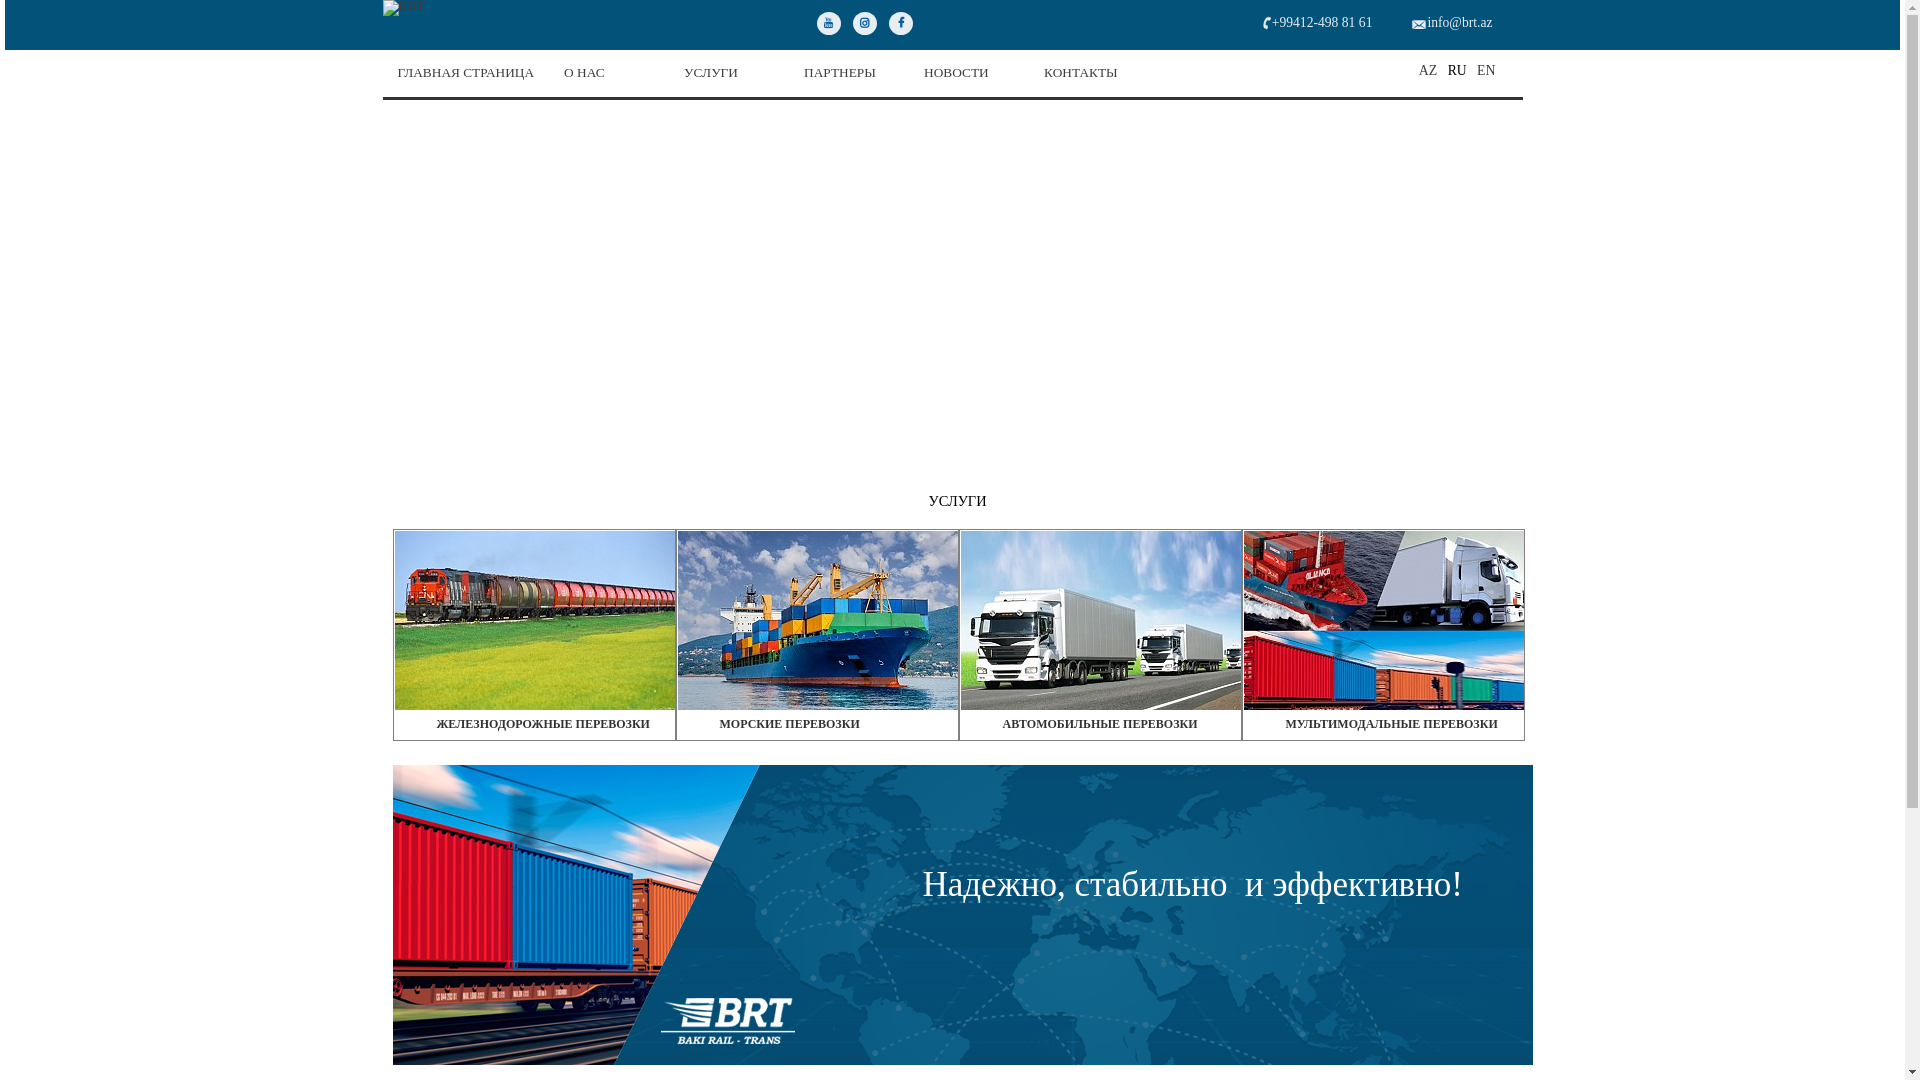 The image size is (1920, 1080). Describe the element at coordinates (1427, 69) in the screenshot. I see `'AZ'` at that location.